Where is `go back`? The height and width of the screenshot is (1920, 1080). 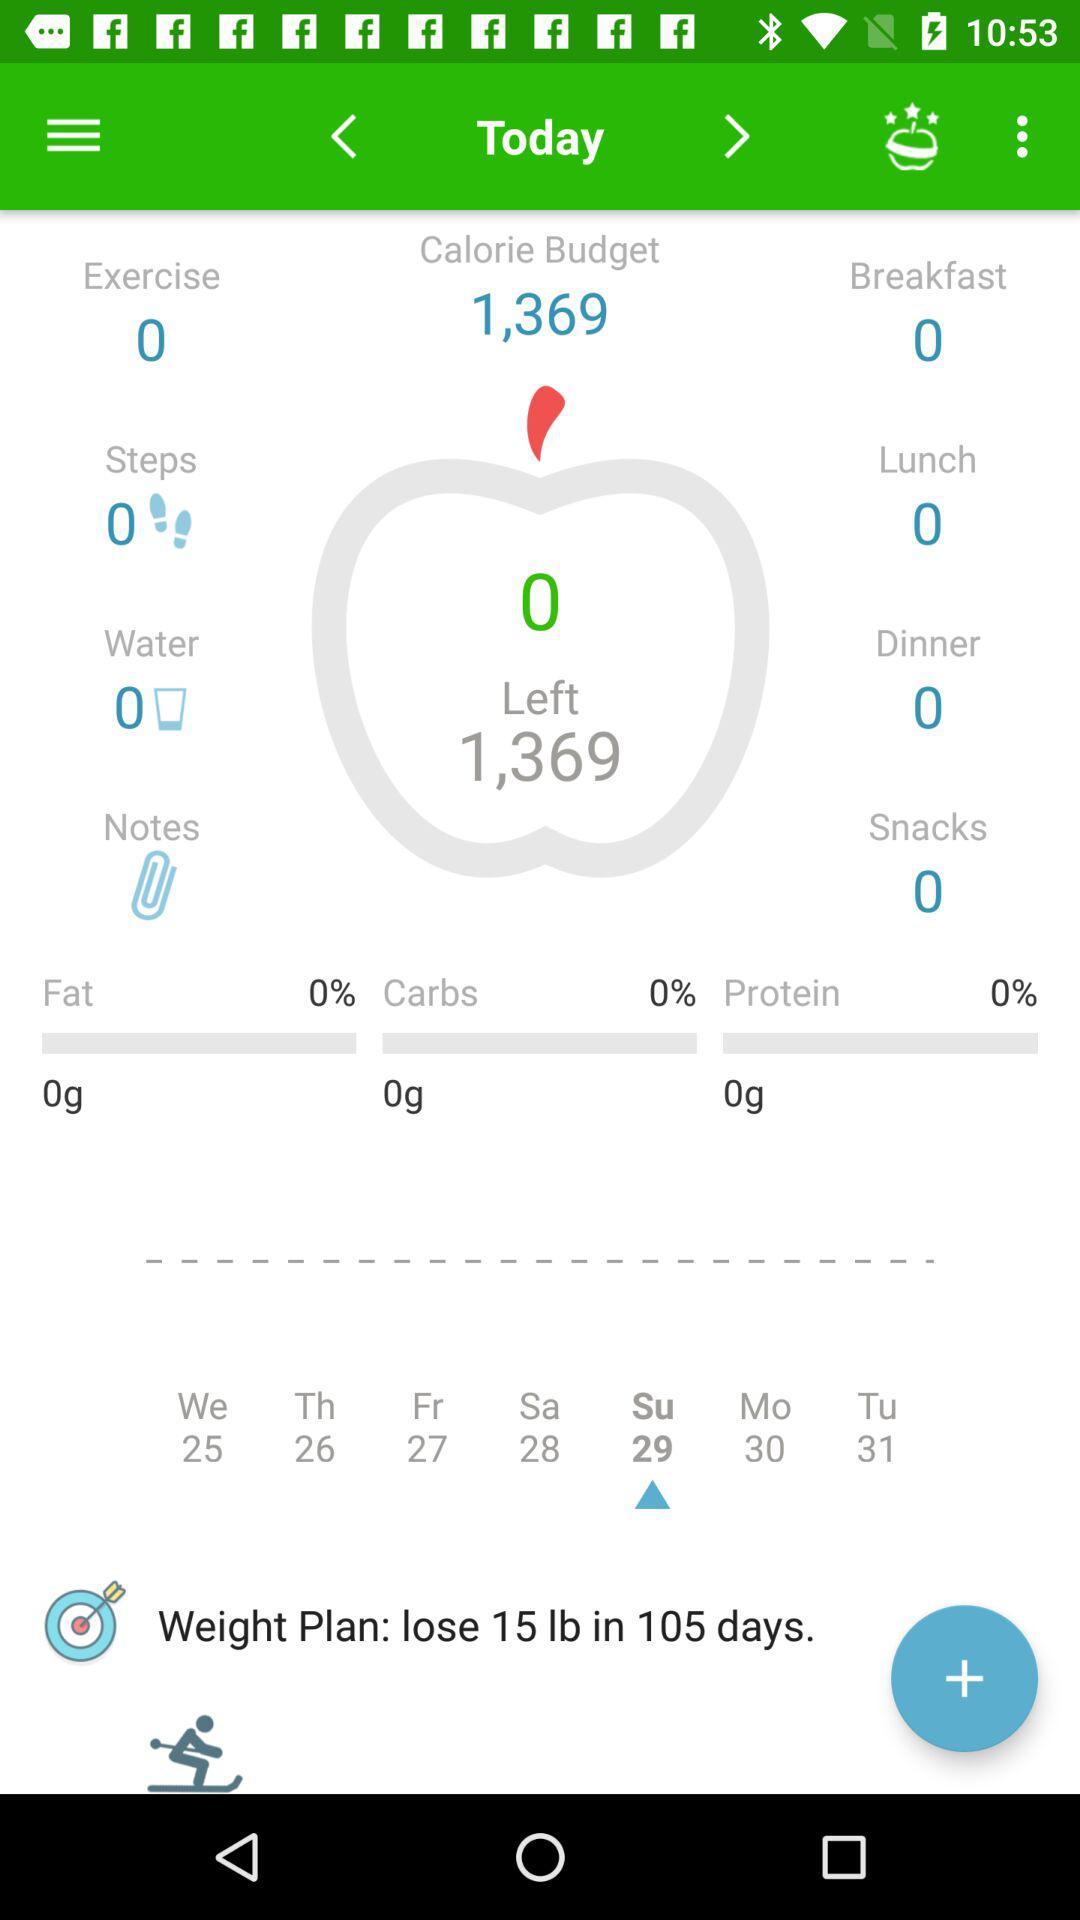 go back is located at coordinates (342, 135).